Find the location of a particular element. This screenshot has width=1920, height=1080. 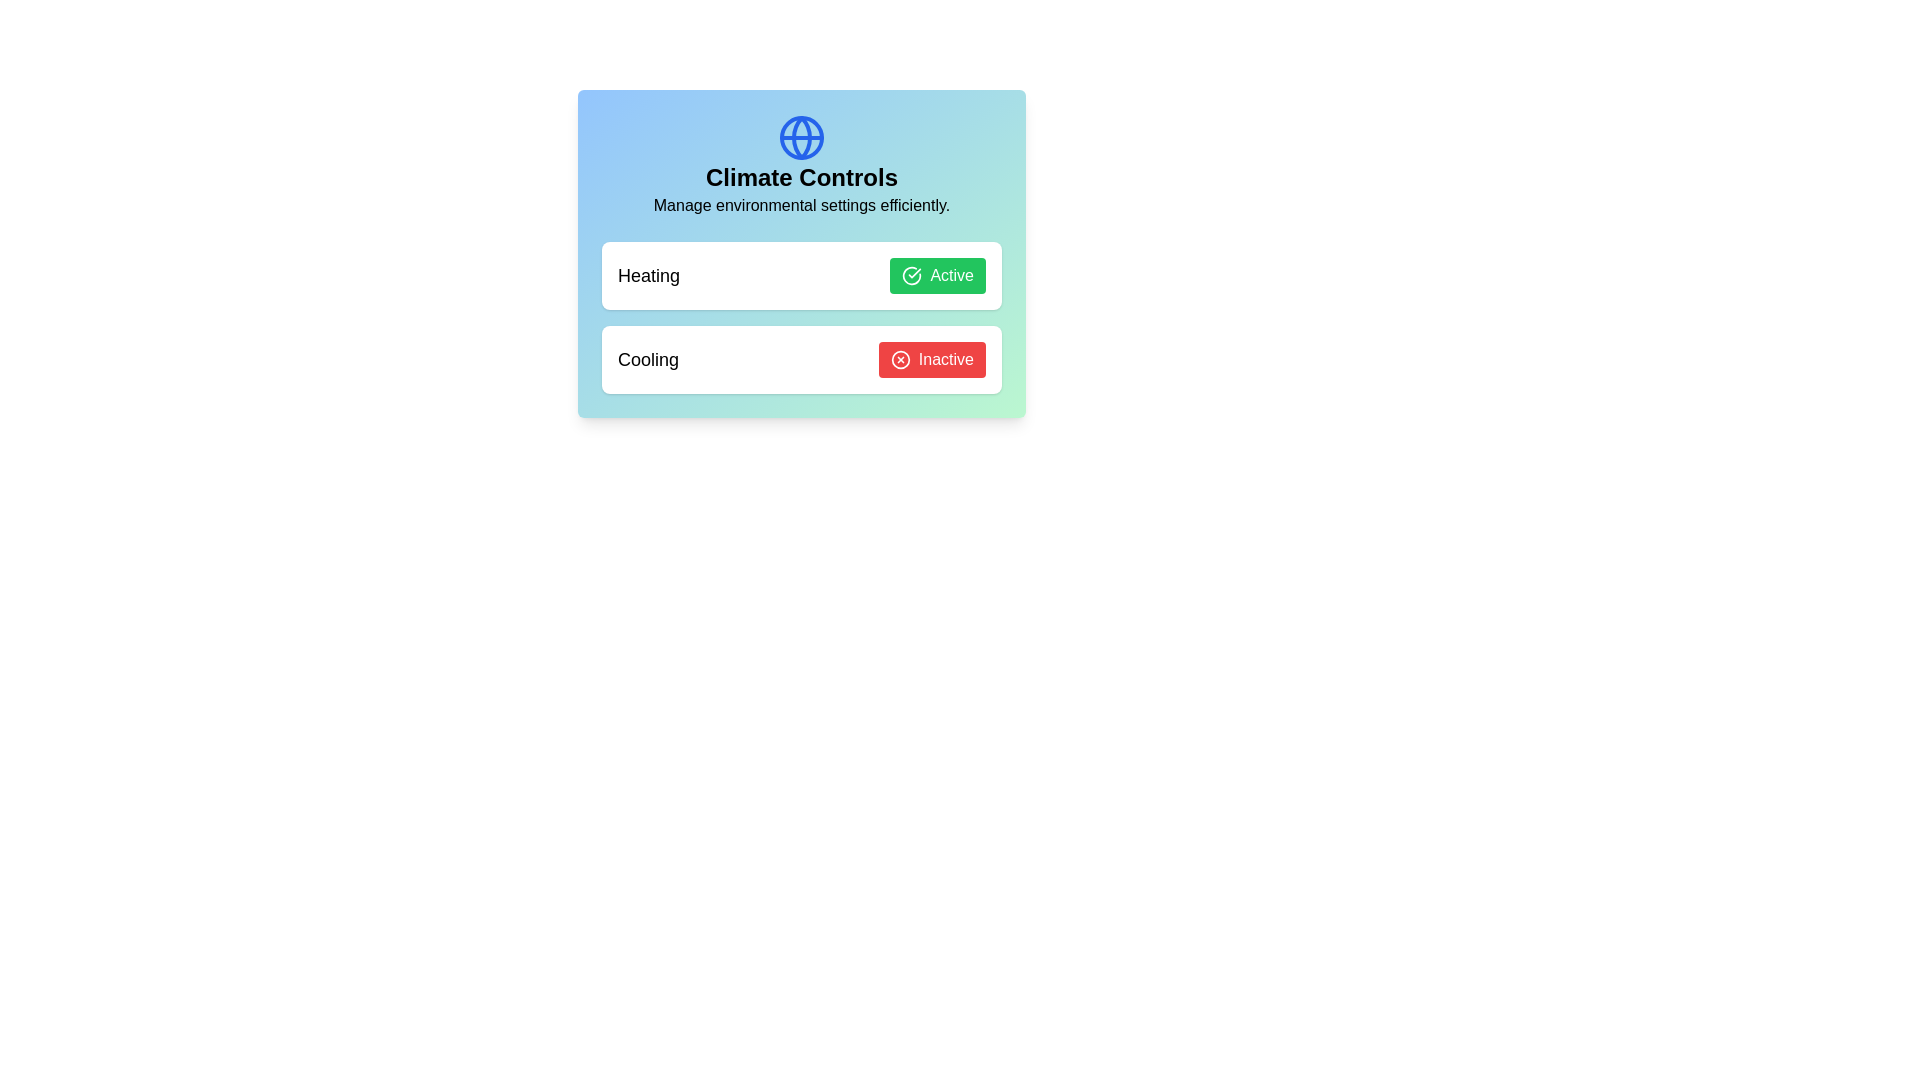

the 'Heating' button to toggle its state is located at coordinates (937, 276).